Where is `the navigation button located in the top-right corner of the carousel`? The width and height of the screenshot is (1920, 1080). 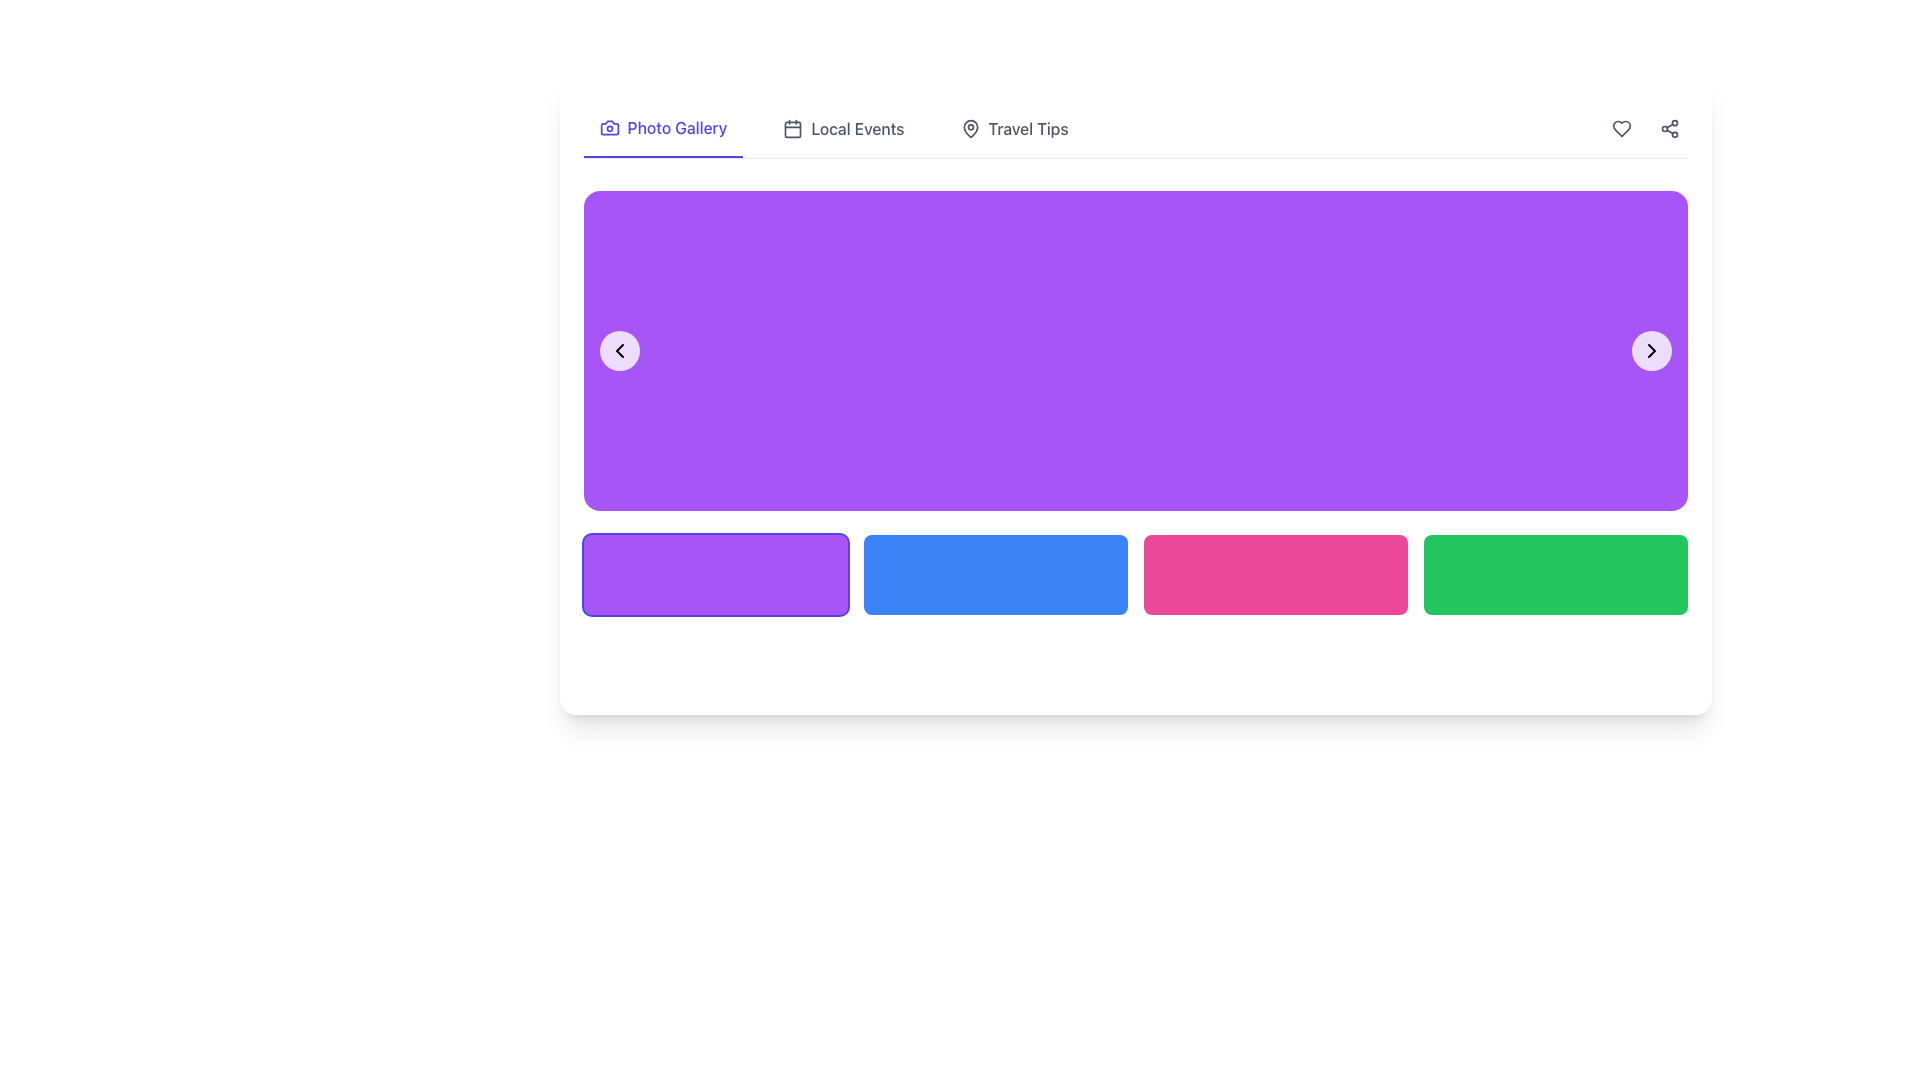 the navigation button located in the top-right corner of the carousel is located at coordinates (1651, 350).